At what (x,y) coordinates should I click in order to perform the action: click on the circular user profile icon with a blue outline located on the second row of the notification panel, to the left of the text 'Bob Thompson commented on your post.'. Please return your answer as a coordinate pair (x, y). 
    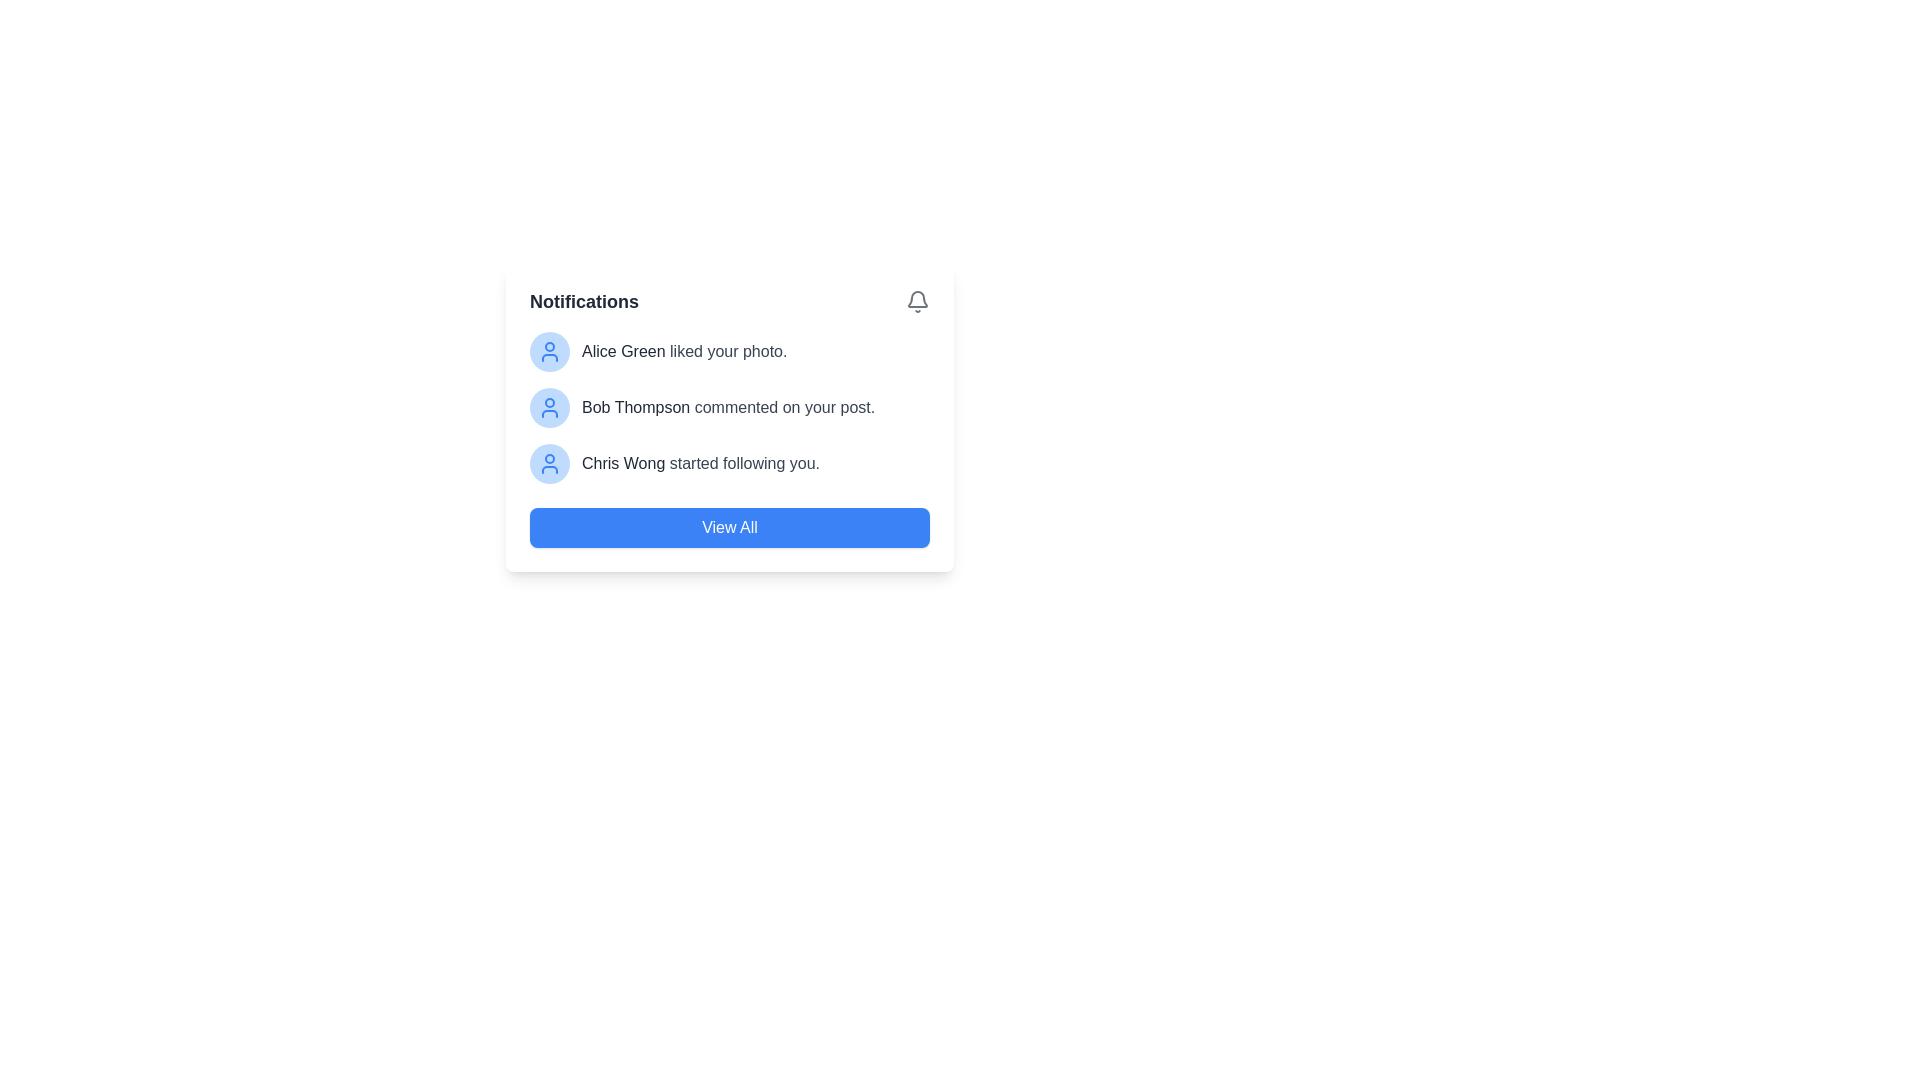
    Looking at the image, I should click on (550, 350).